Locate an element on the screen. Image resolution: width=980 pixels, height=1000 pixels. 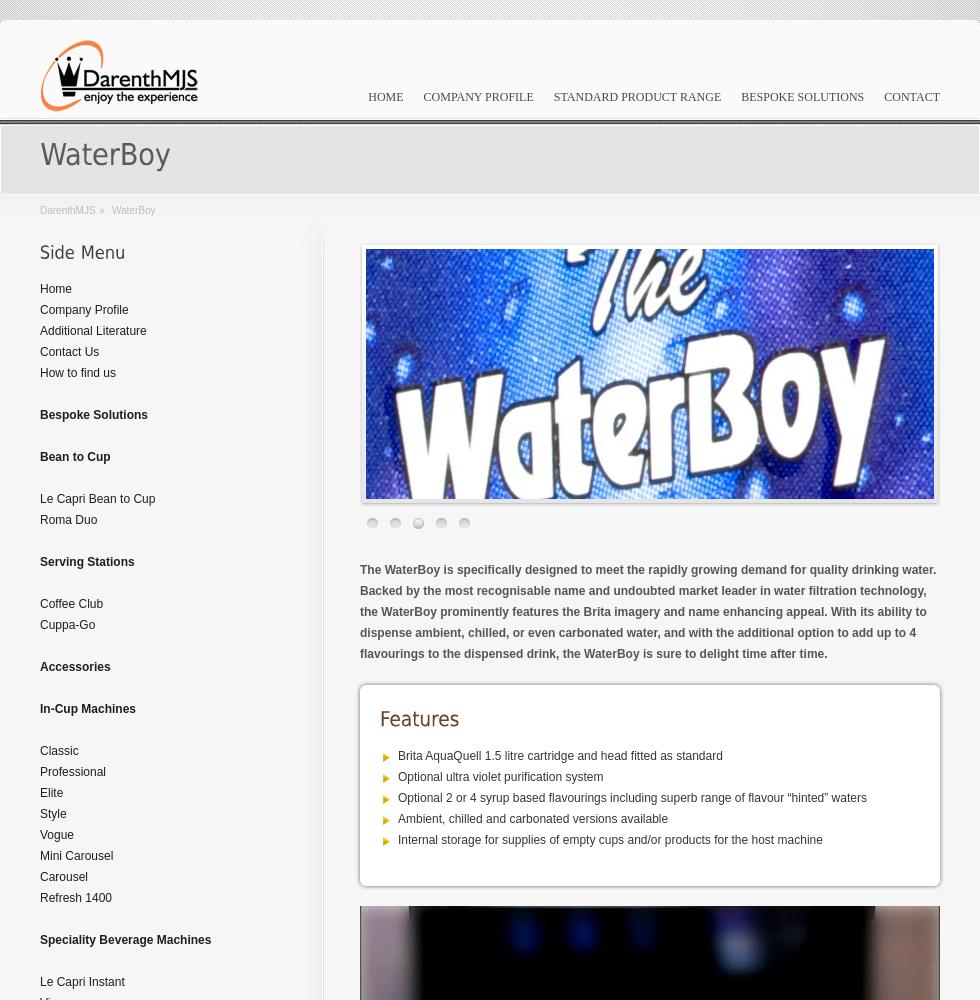
'DarenthMJS' is located at coordinates (67, 209).